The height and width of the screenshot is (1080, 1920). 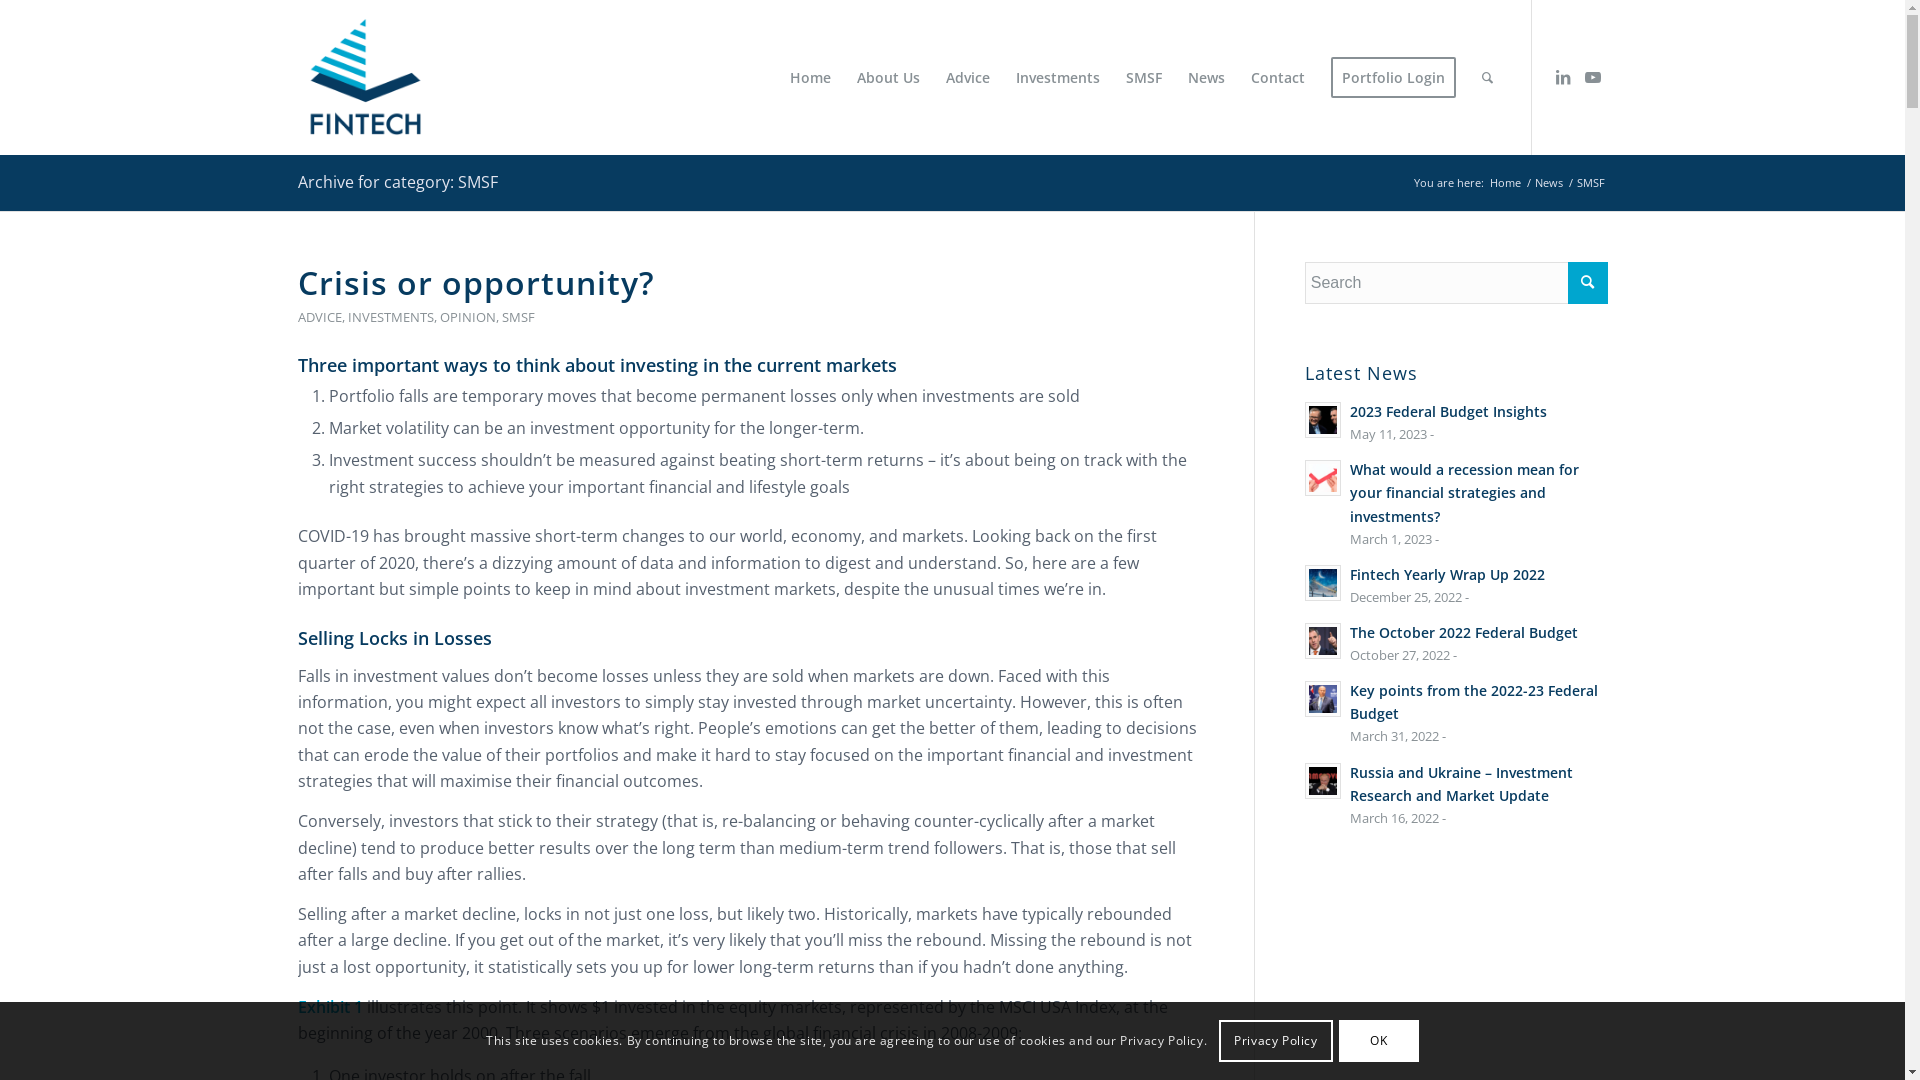 I want to click on 'ADVICE', so click(x=320, y=315).